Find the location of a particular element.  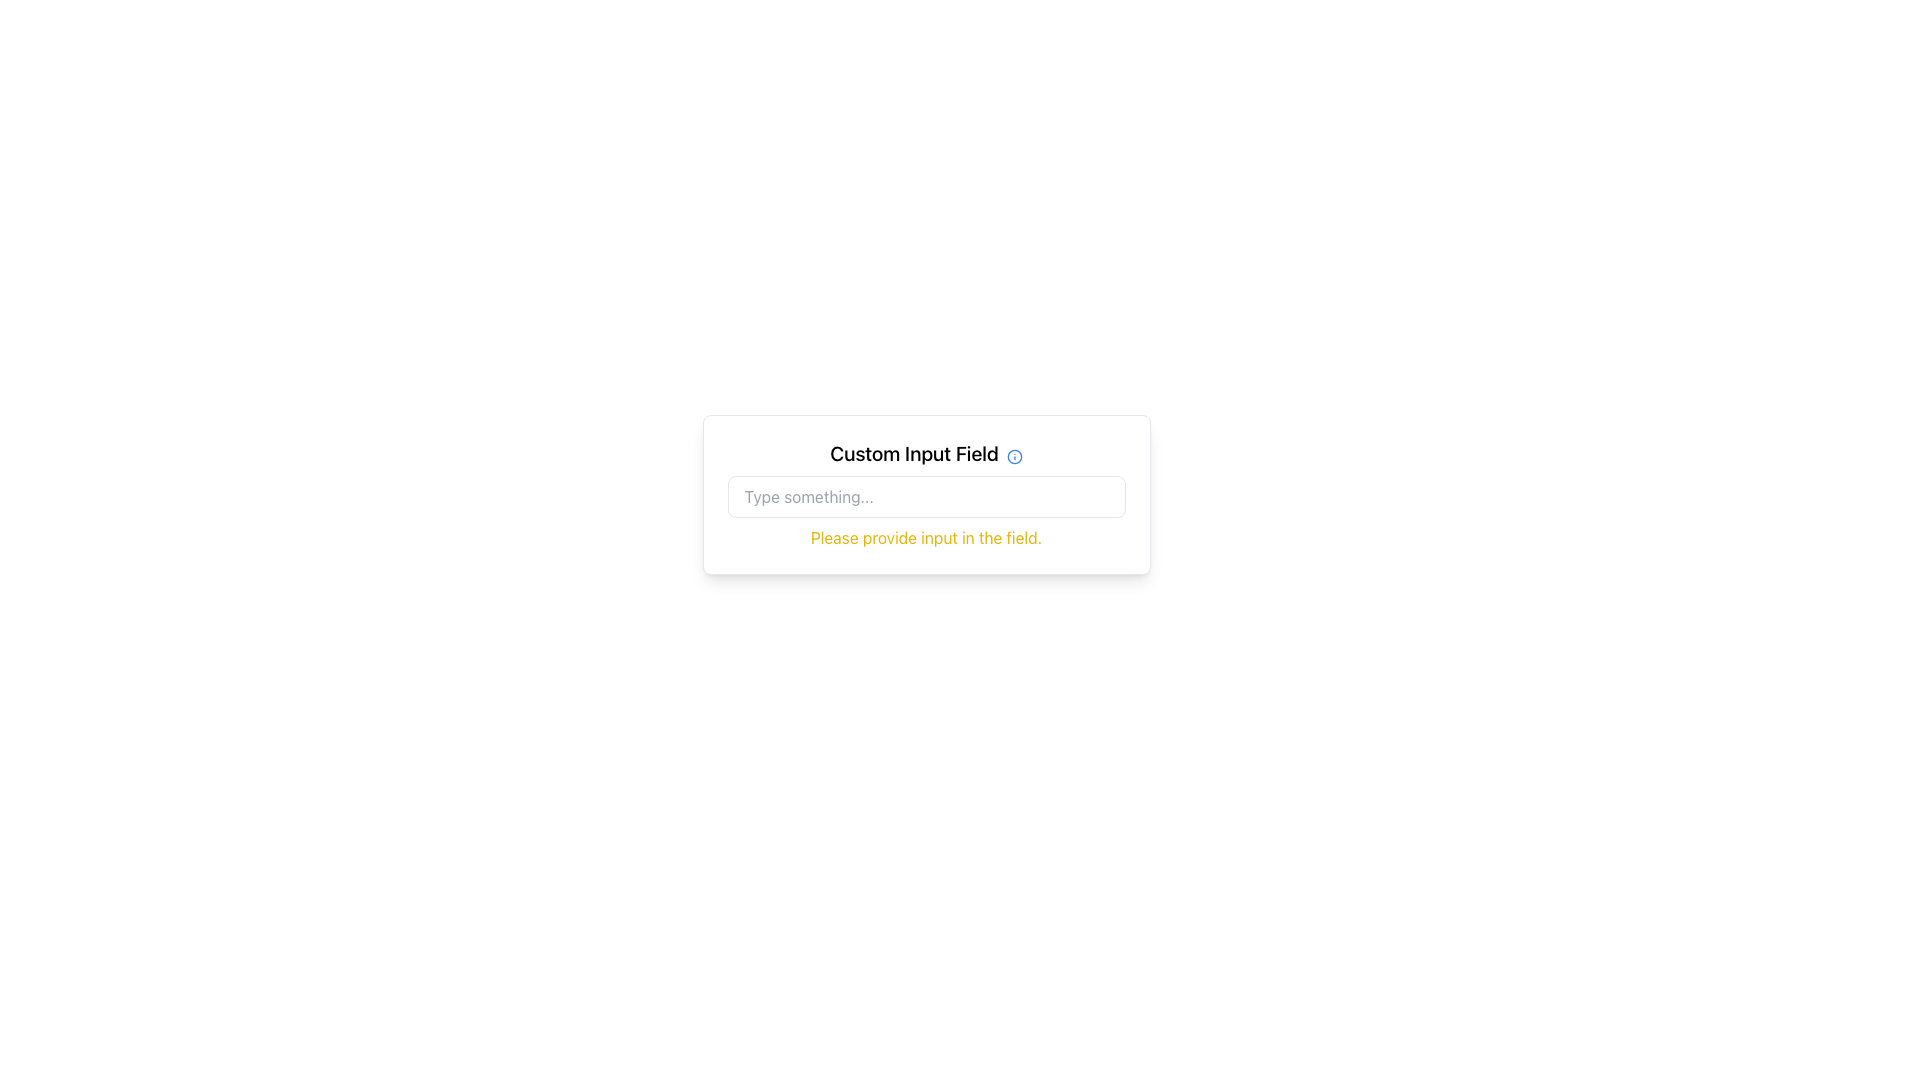

the label that provides context for the input field located directly below it is located at coordinates (925, 454).